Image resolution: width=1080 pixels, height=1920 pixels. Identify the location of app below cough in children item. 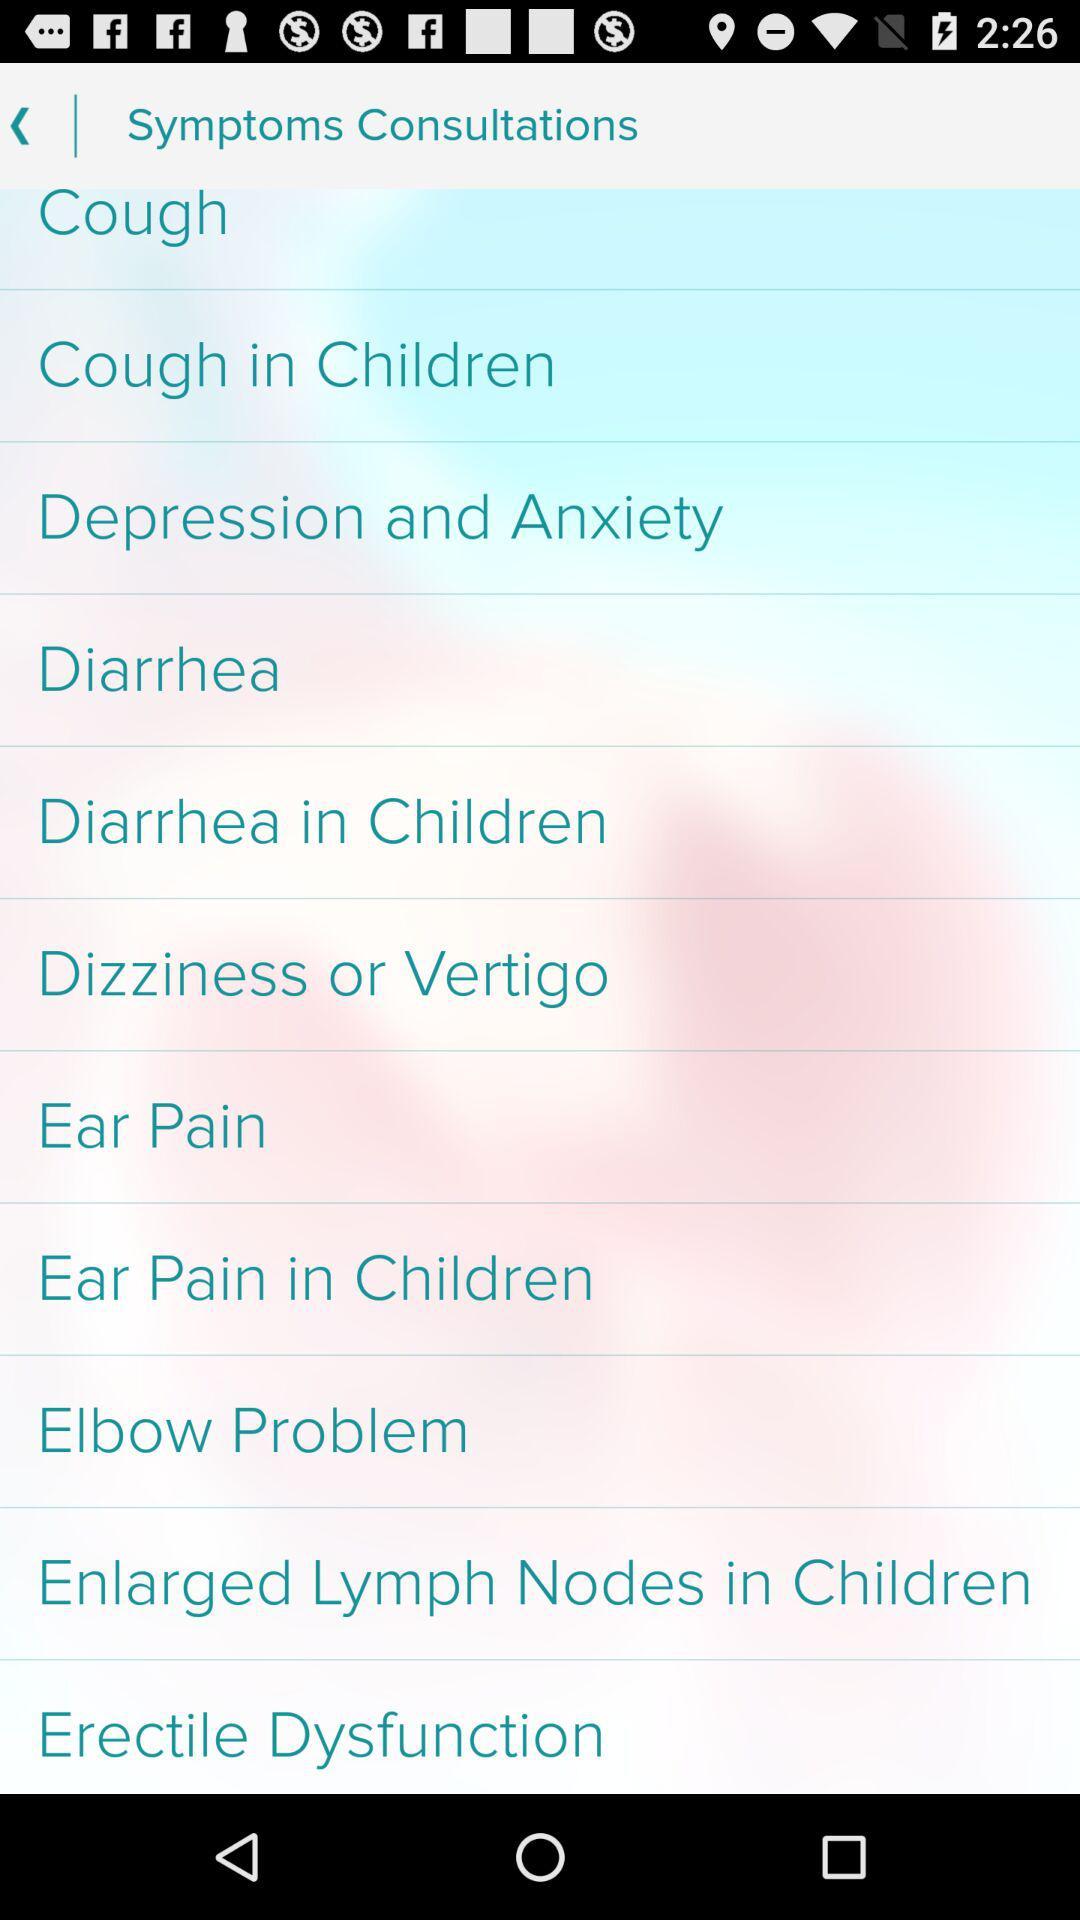
(540, 517).